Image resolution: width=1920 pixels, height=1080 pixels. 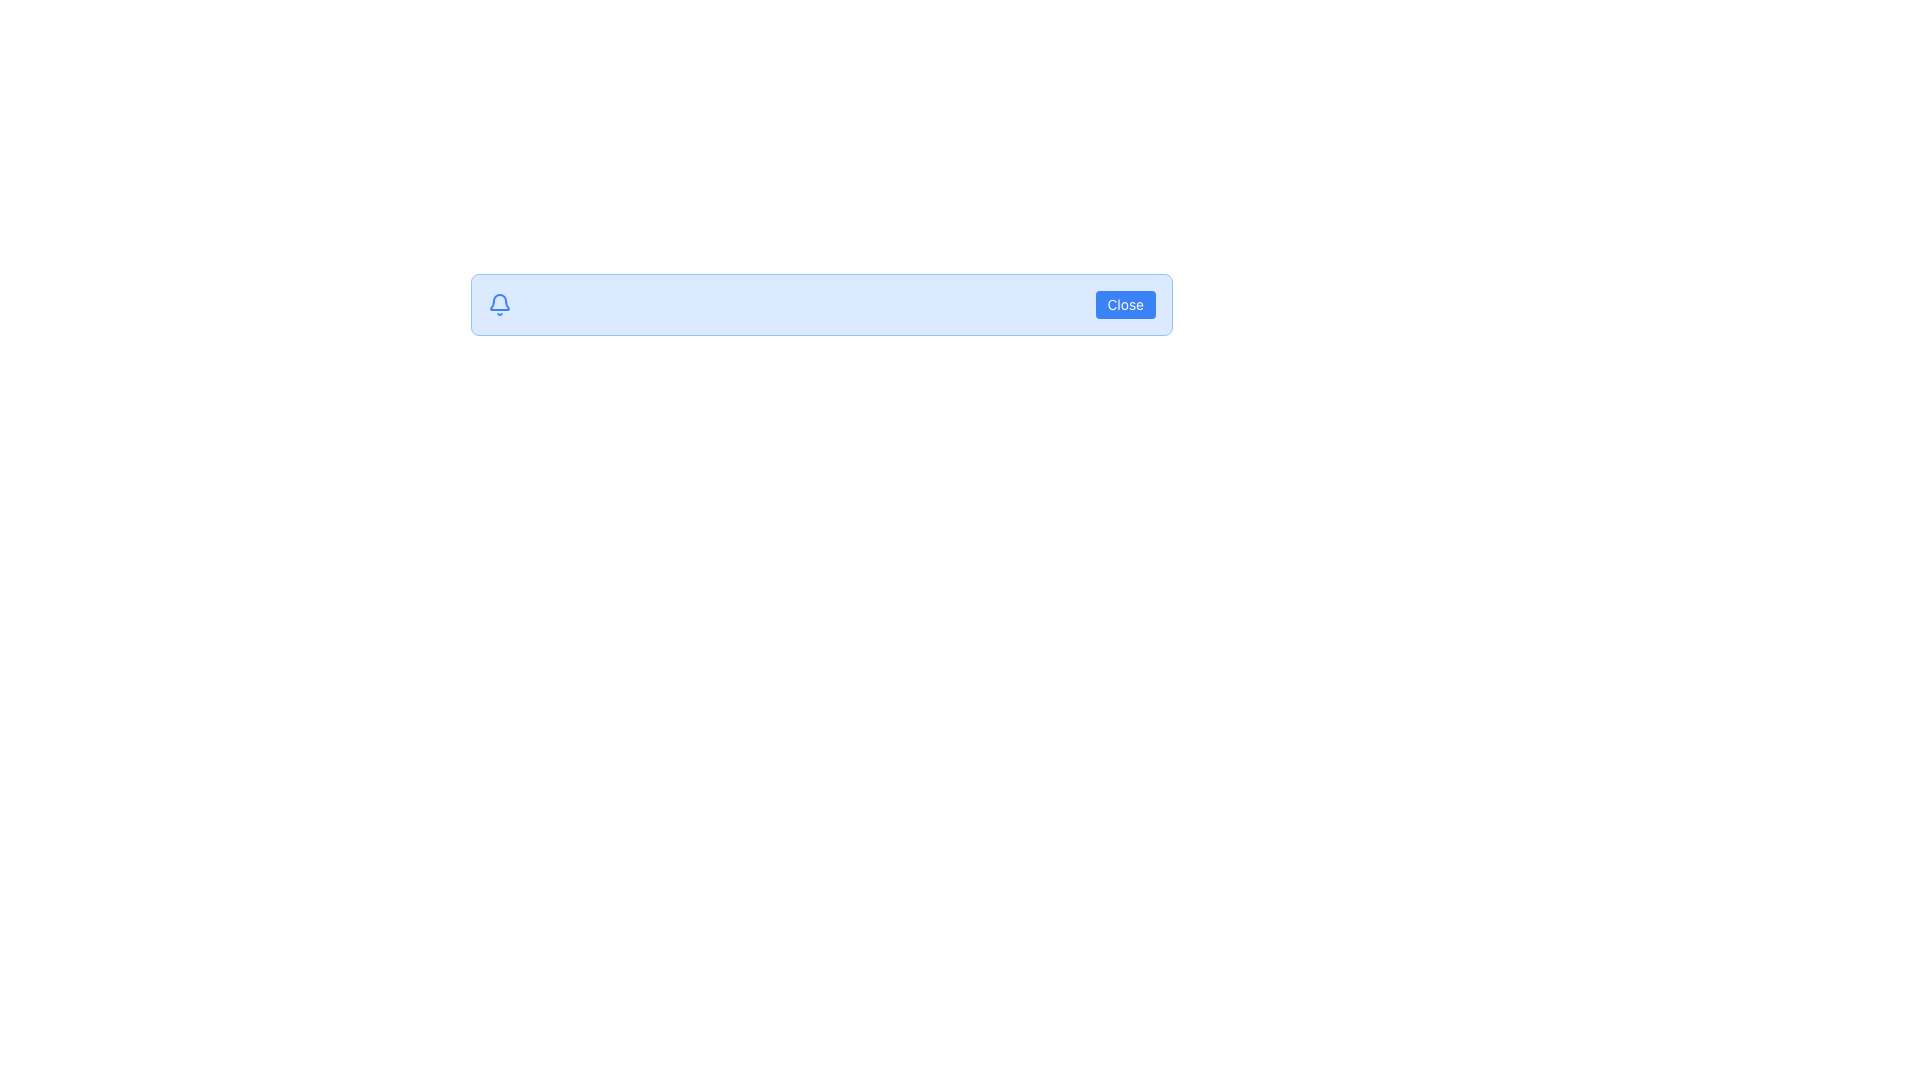 What do you see at coordinates (1125, 304) in the screenshot?
I see `the 'Close' button` at bounding box center [1125, 304].